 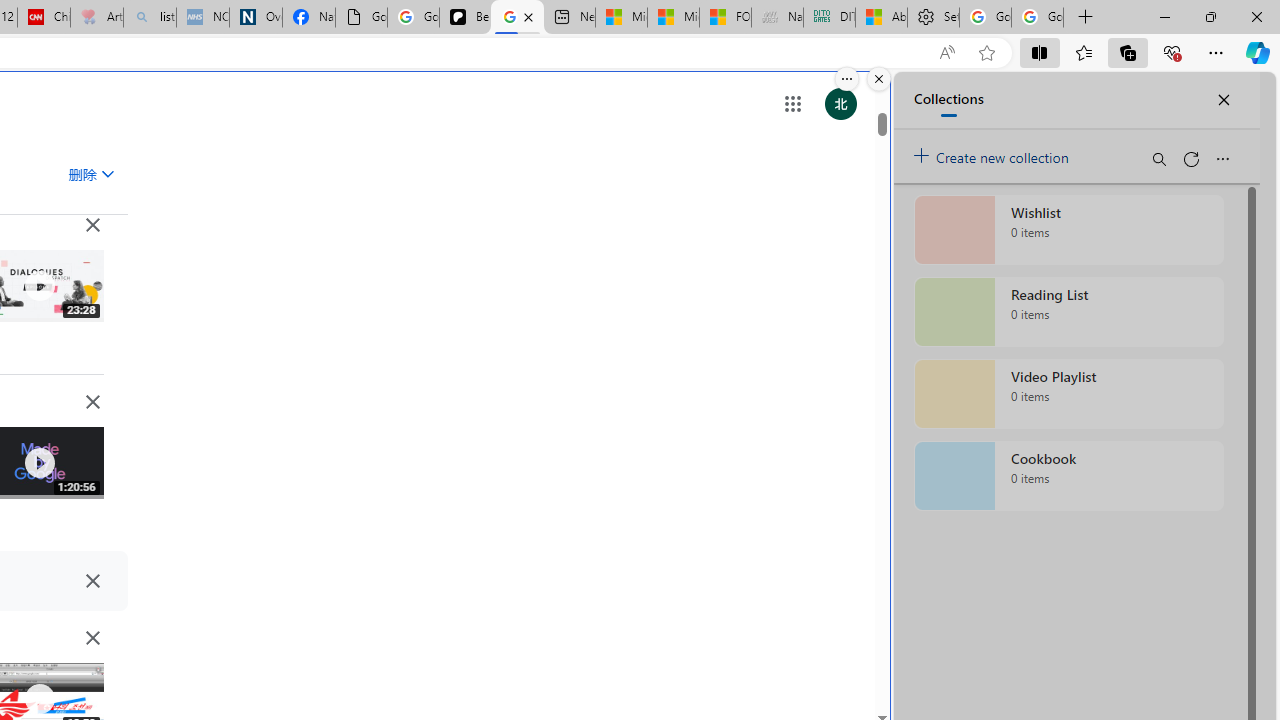 What do you see at coordinates (360, 17) in the screenshot?
I see `'Google Analytics Opt-out Browser Add-on Download Page'` at bounding box center [360, 17].